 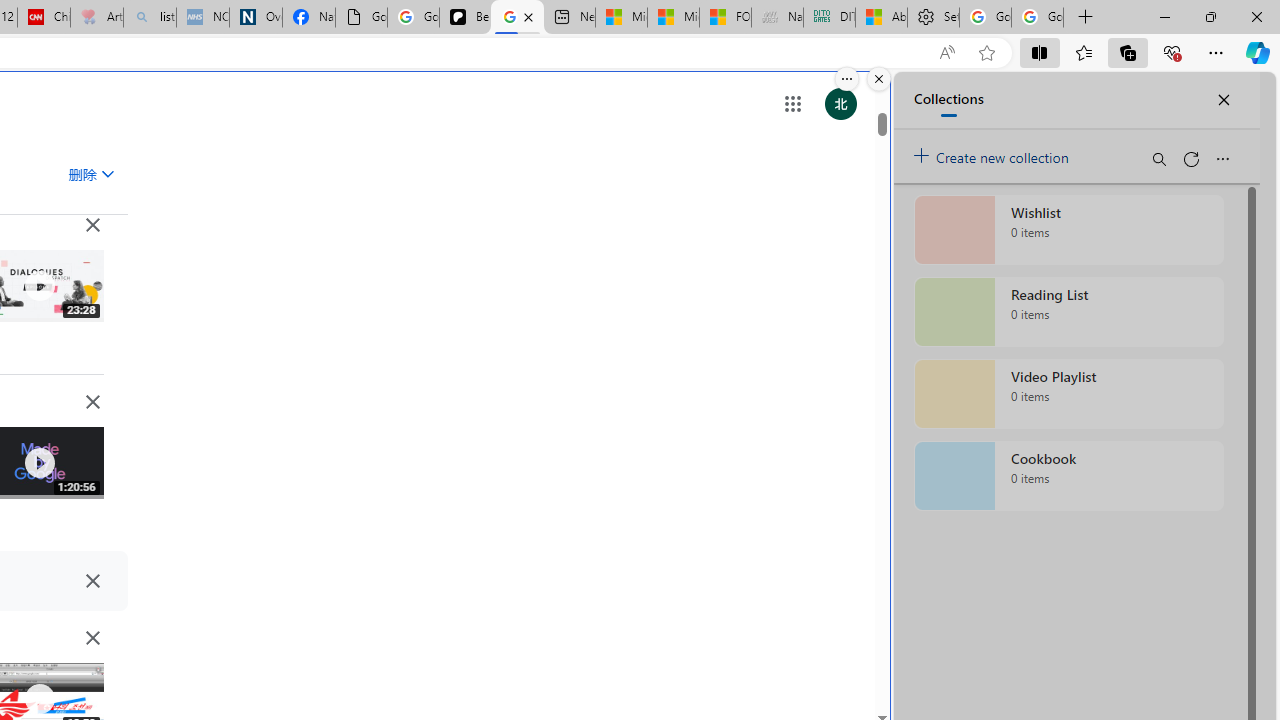 What do you see at coordinates (360, 17) in the screenshot?
I see `'Google Analytics Opt-out Browser Add-on Download Page'` at bounding box center [360, 17].